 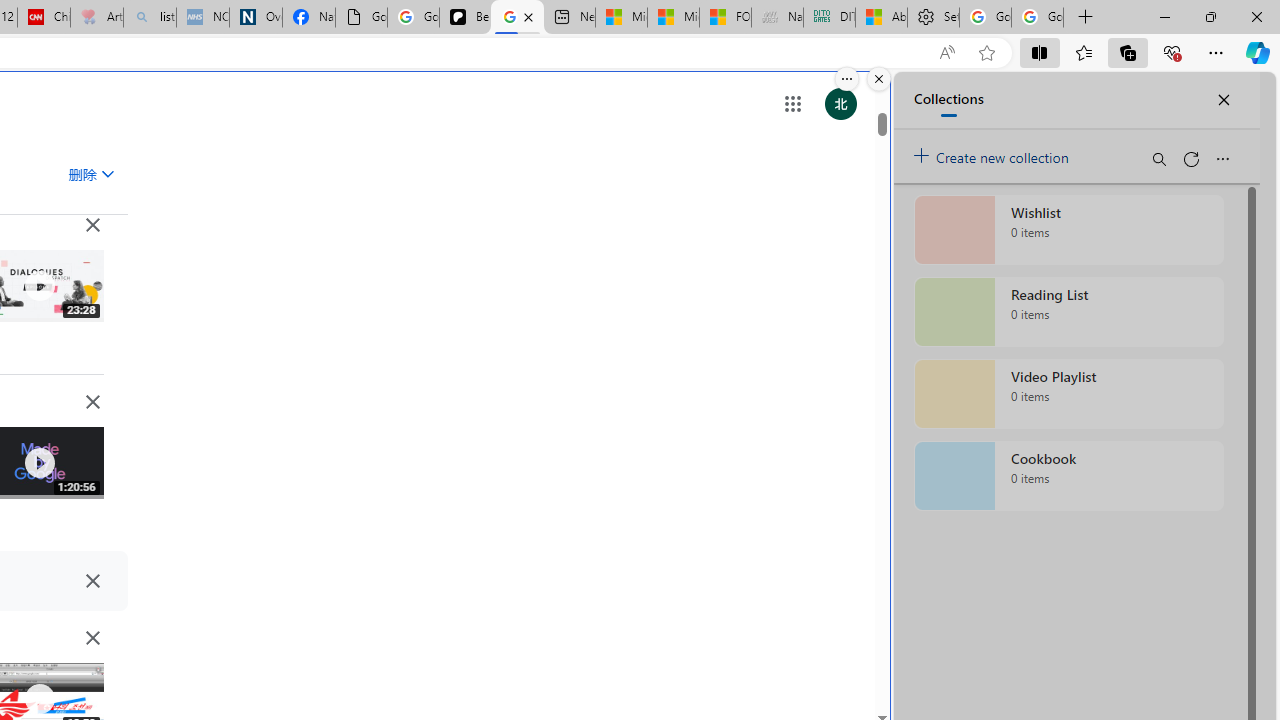 What do you see at coordinates (360, 17) in the screenshot?
I see `'Google Analytics Opt-out Browser Add-on Download Page'` at bounding box center [360, 17].